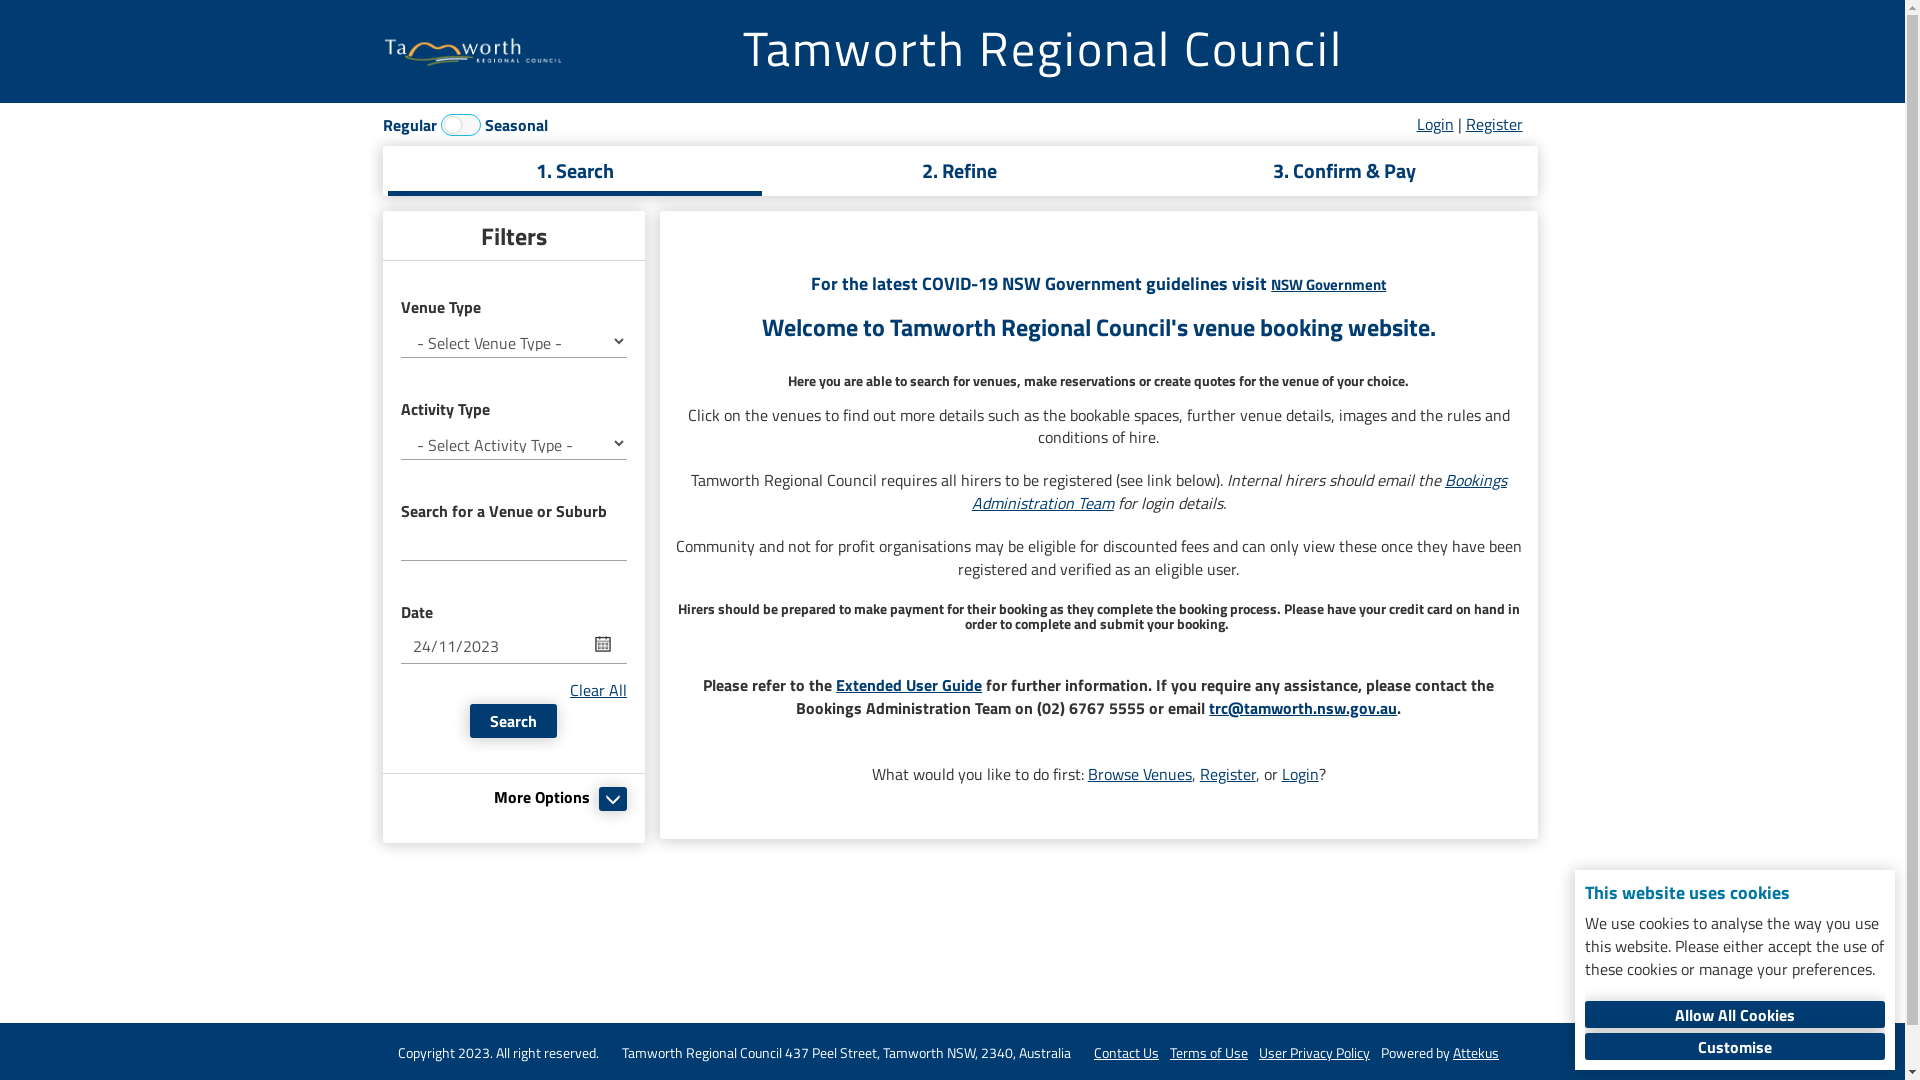 The height and width of the screenshot is (1080, 1920). Describe the element at coordinates (544, 796) in the screenshot. I see `'More Options'` at that location.